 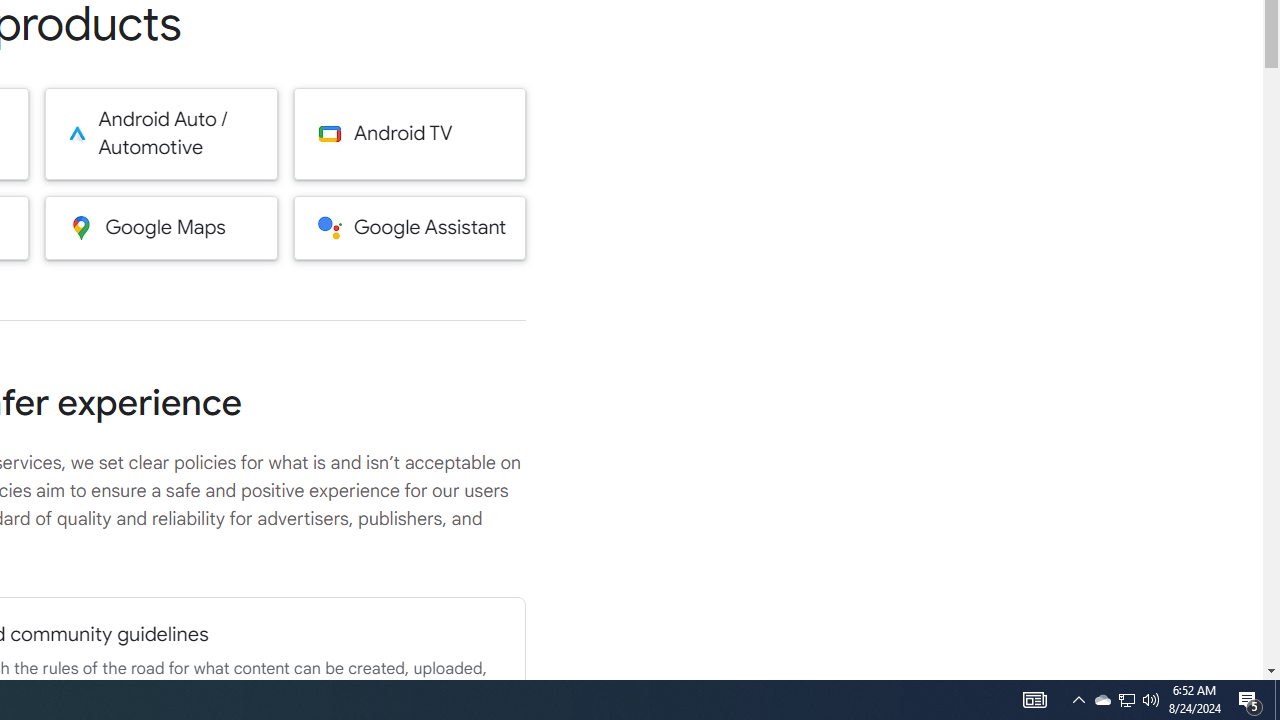 I want to click on 'Google Assistant', so click(x=409, y=226).